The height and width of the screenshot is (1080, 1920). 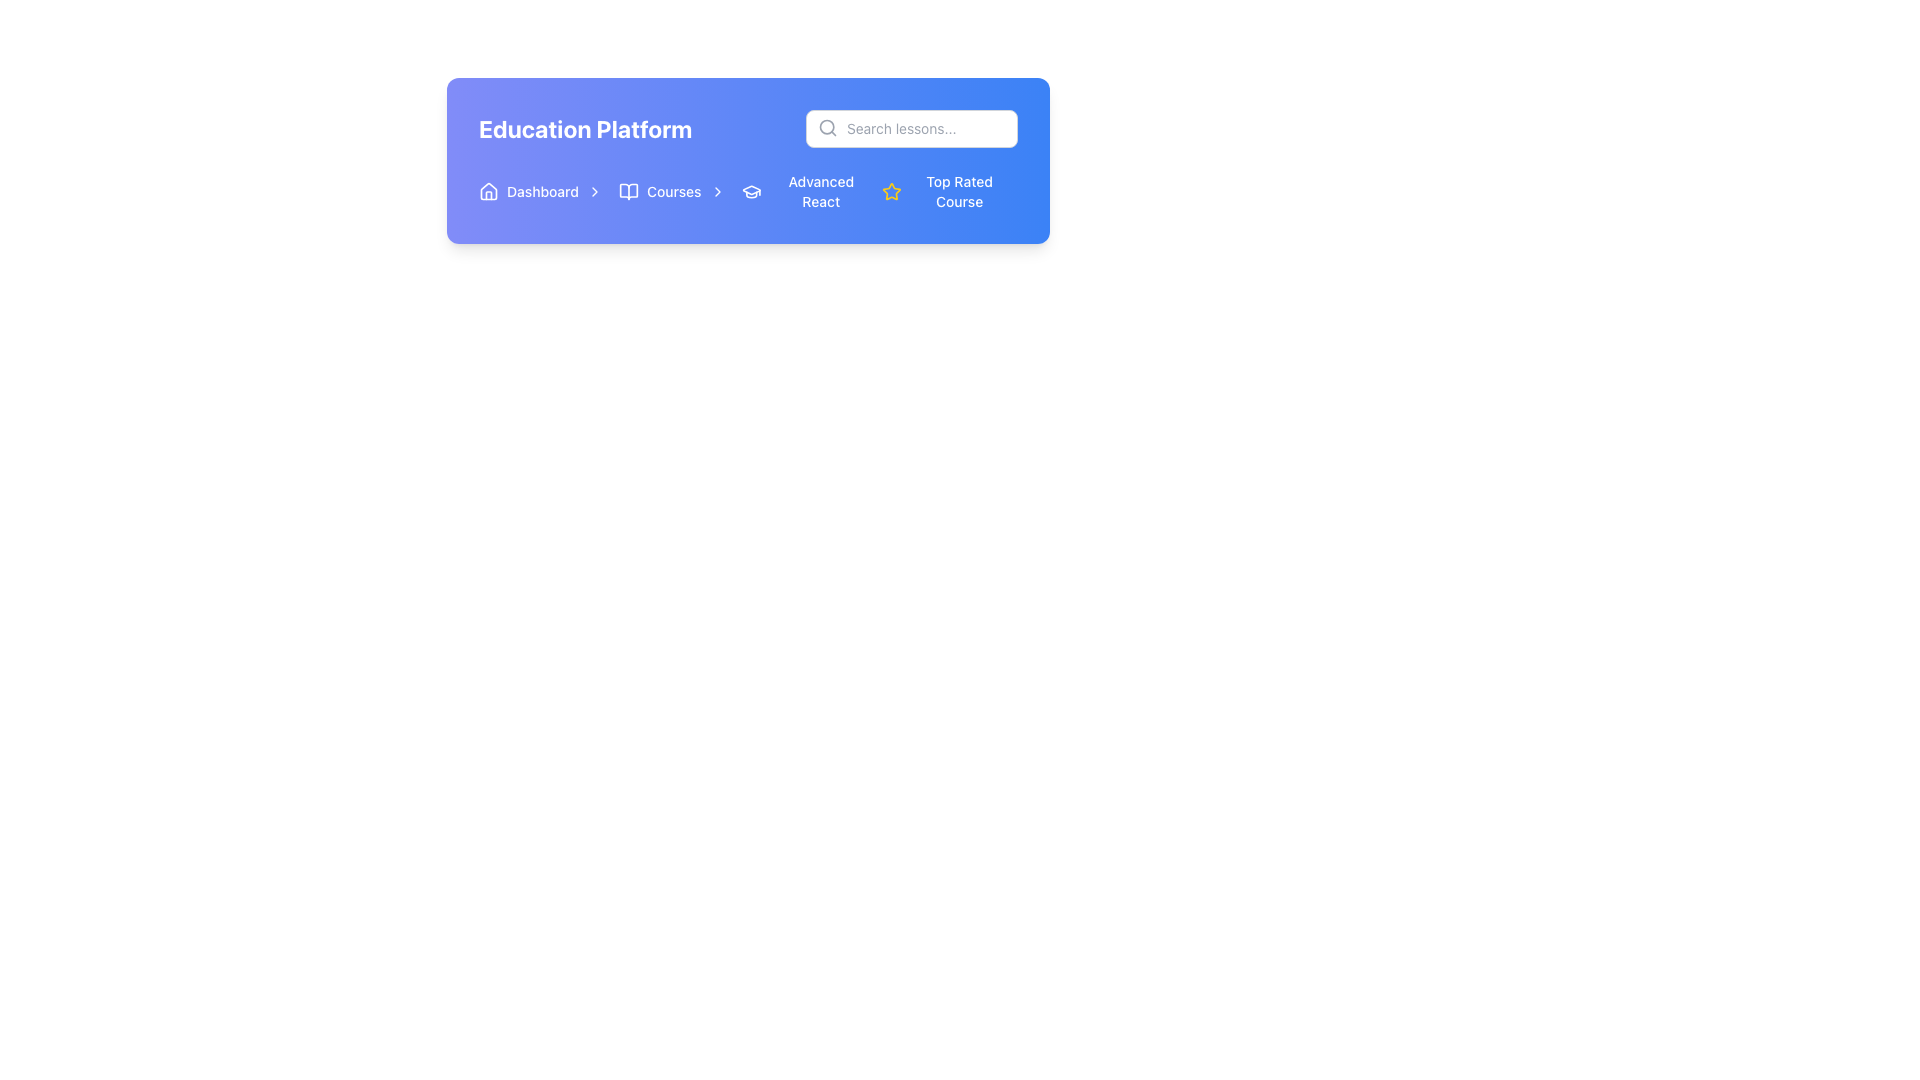 What do you see at coordinates (807, 192) in the screenshot?
I see `the 'Advanced React' text label with a graduation cap icon in the navigation bar` at bounding box center [807, 192].